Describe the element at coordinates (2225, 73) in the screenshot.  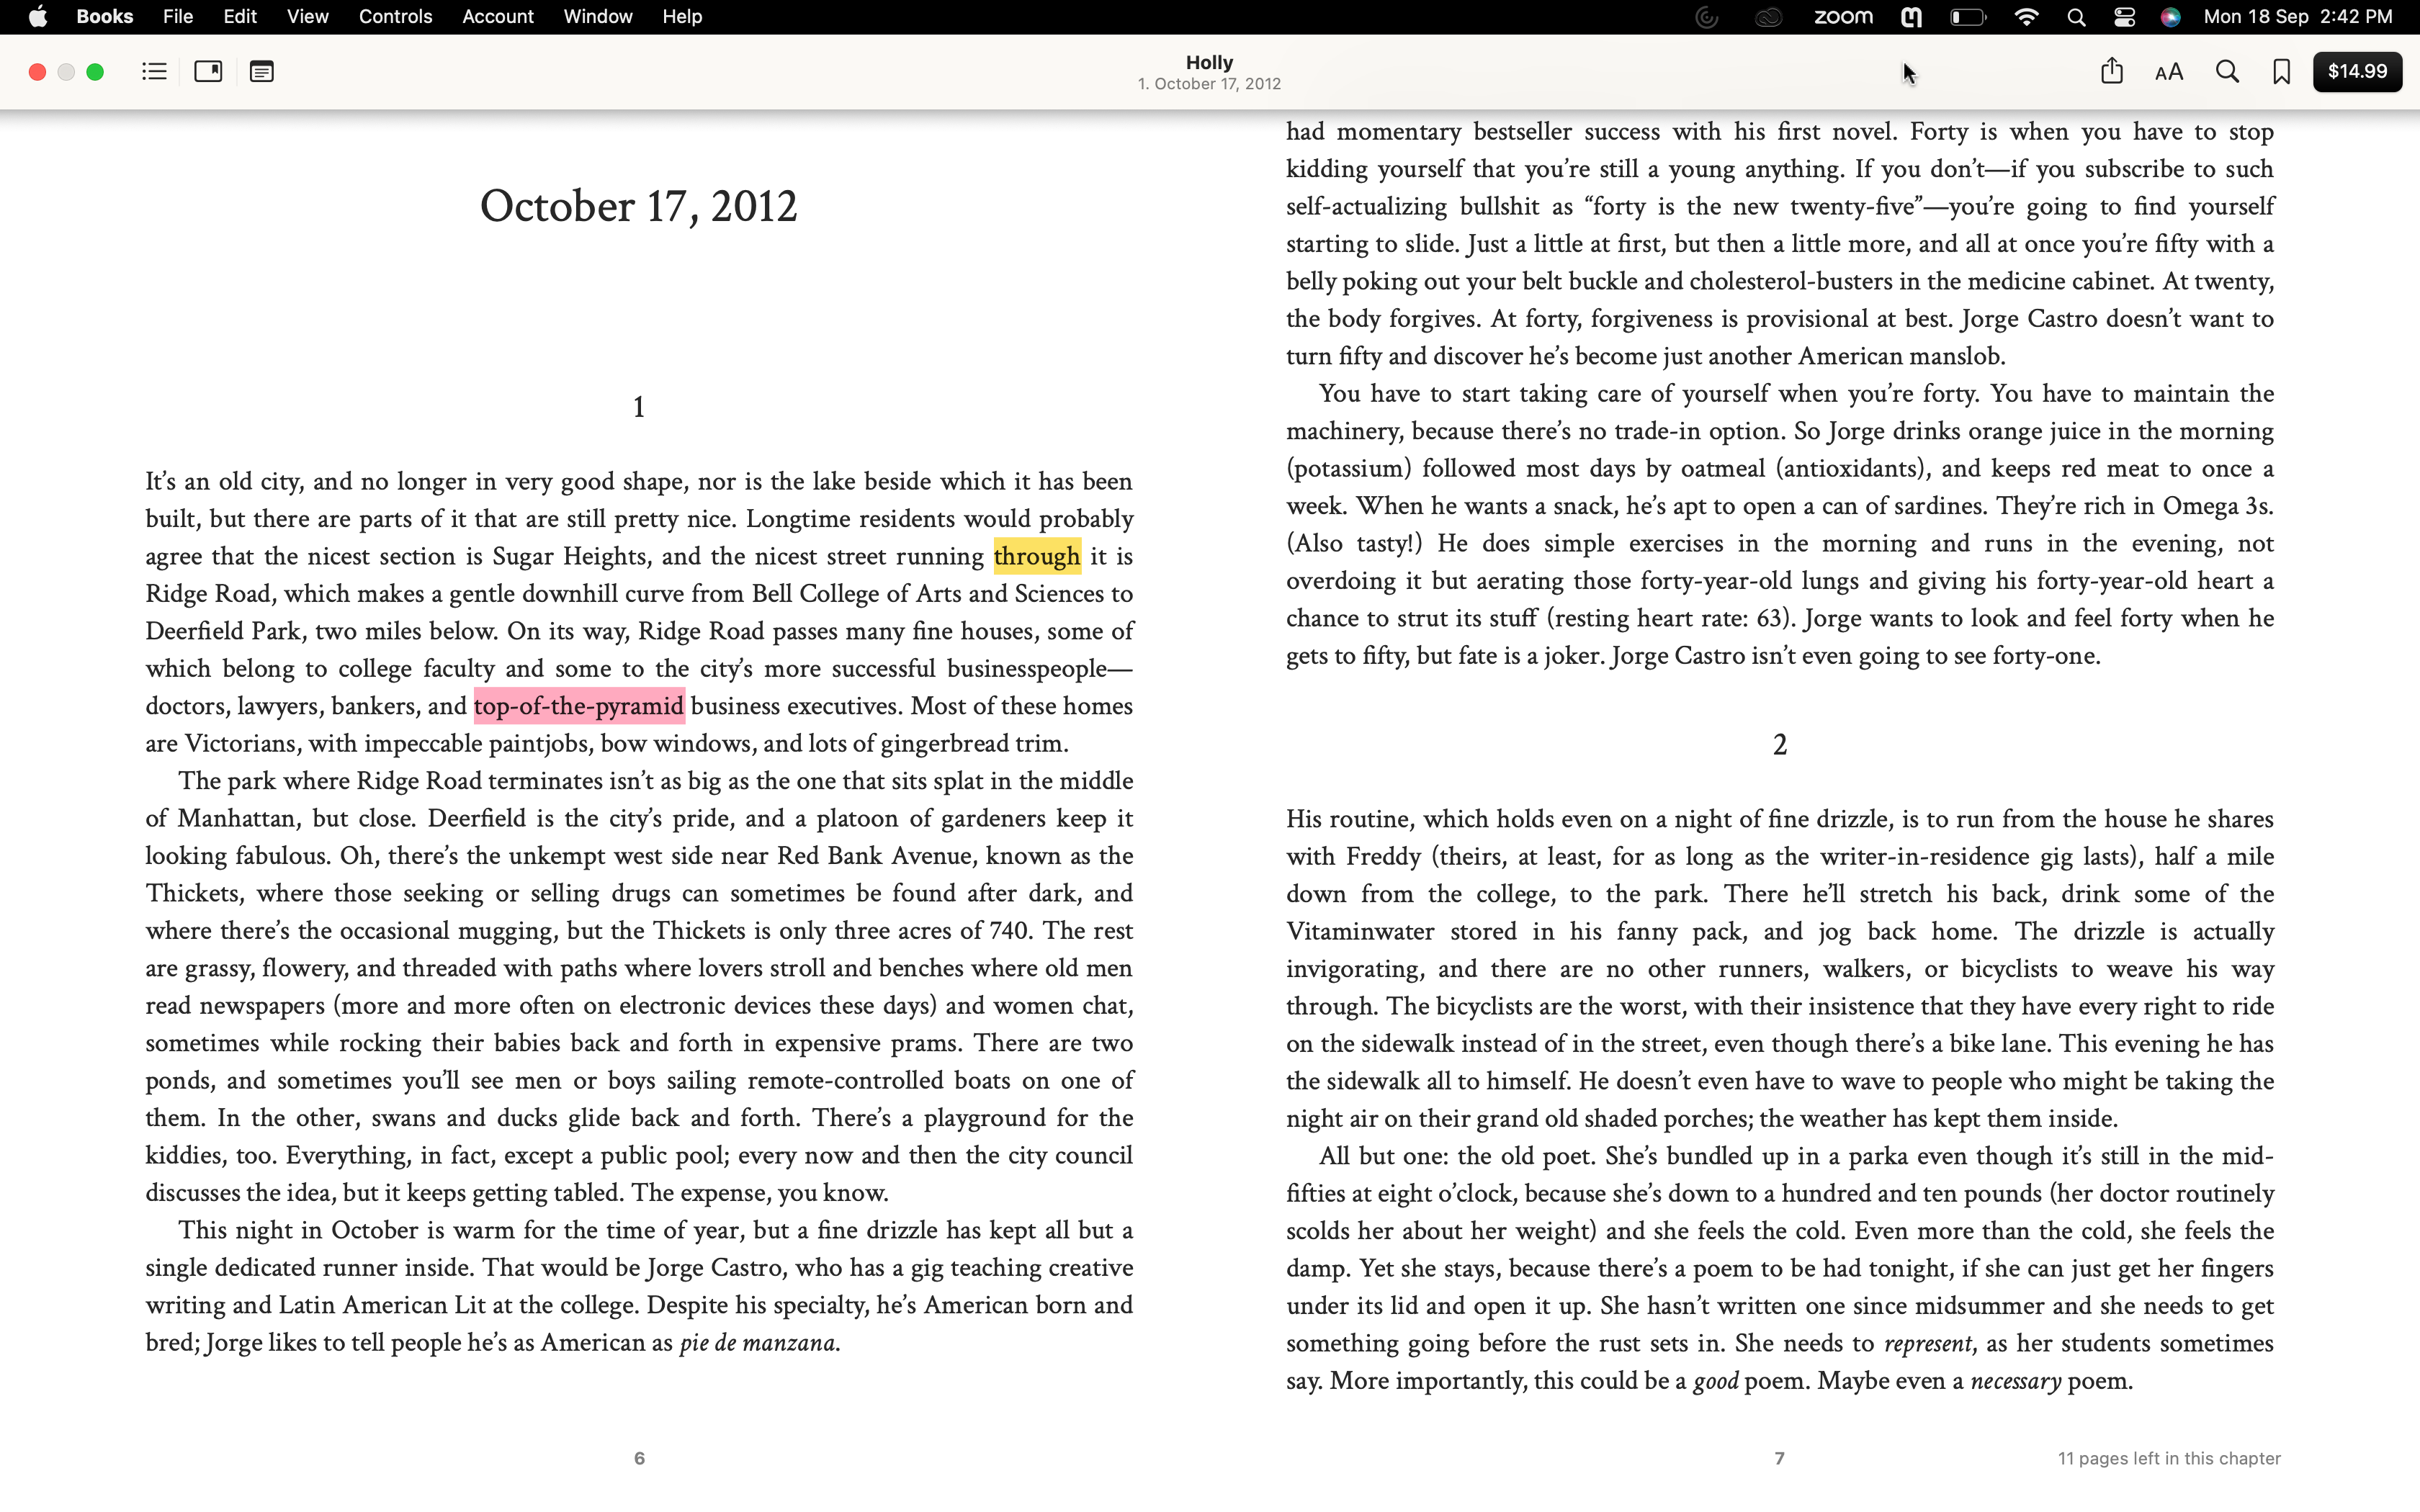
I see `Execute a search for "Jorge Castro` at that location.